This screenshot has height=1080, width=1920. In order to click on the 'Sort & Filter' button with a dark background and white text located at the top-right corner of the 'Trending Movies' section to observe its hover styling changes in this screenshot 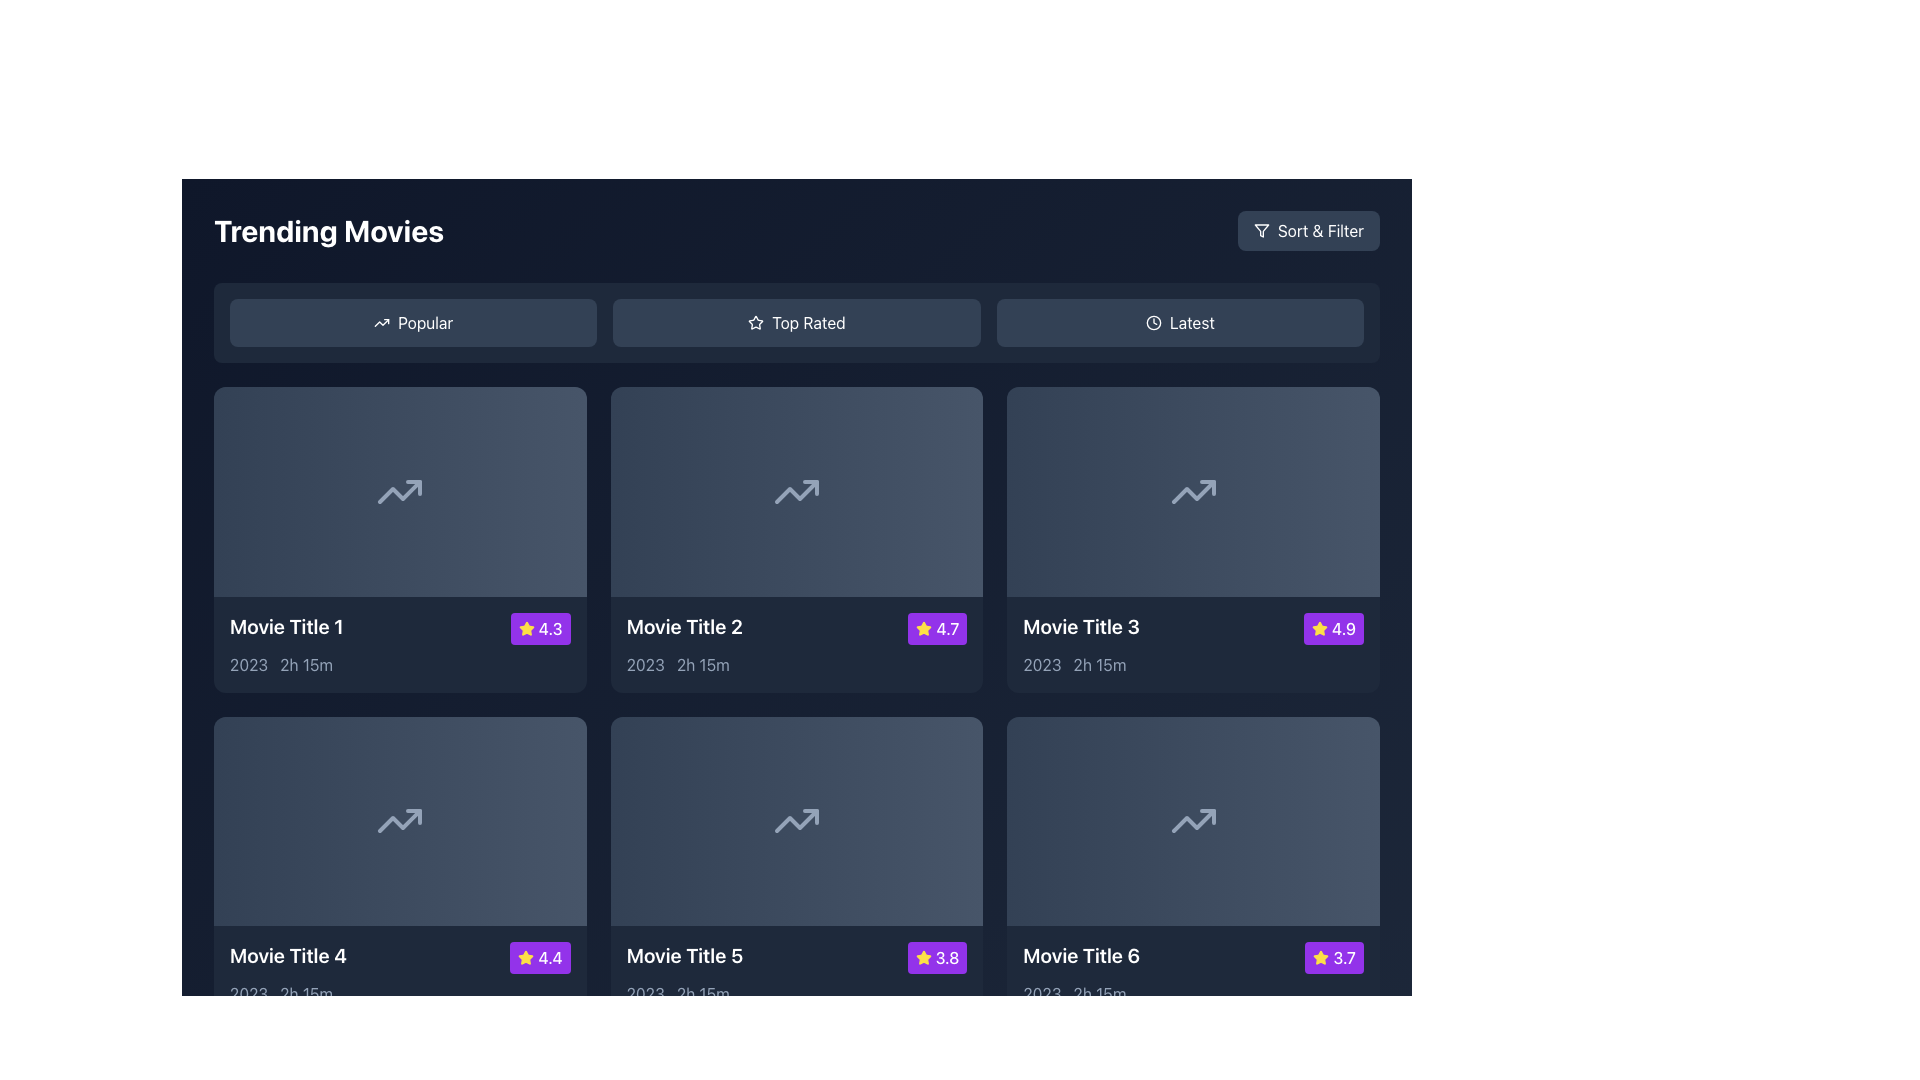, I will do `click(1308, 230)`.